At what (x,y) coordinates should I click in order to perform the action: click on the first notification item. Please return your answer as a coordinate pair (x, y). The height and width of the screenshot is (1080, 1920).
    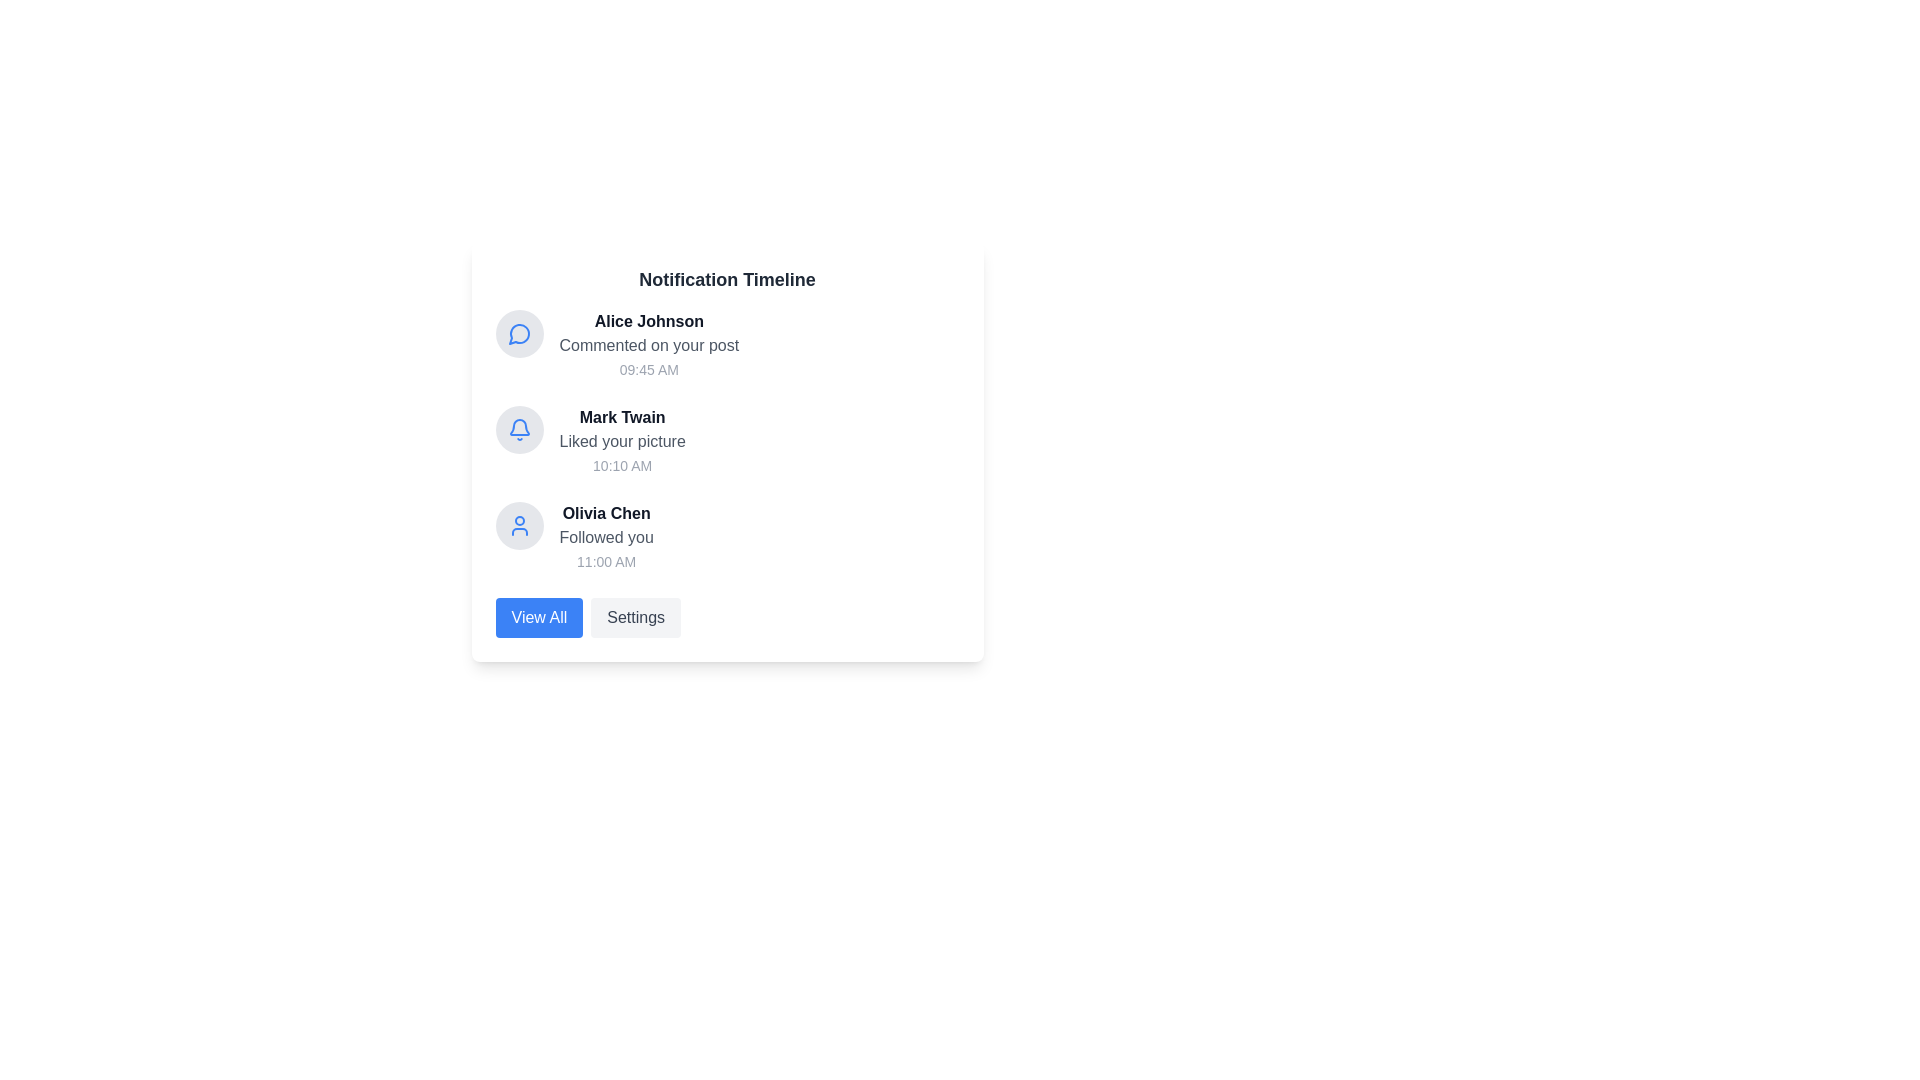
    Looking at the image, I should click on (649, 345).